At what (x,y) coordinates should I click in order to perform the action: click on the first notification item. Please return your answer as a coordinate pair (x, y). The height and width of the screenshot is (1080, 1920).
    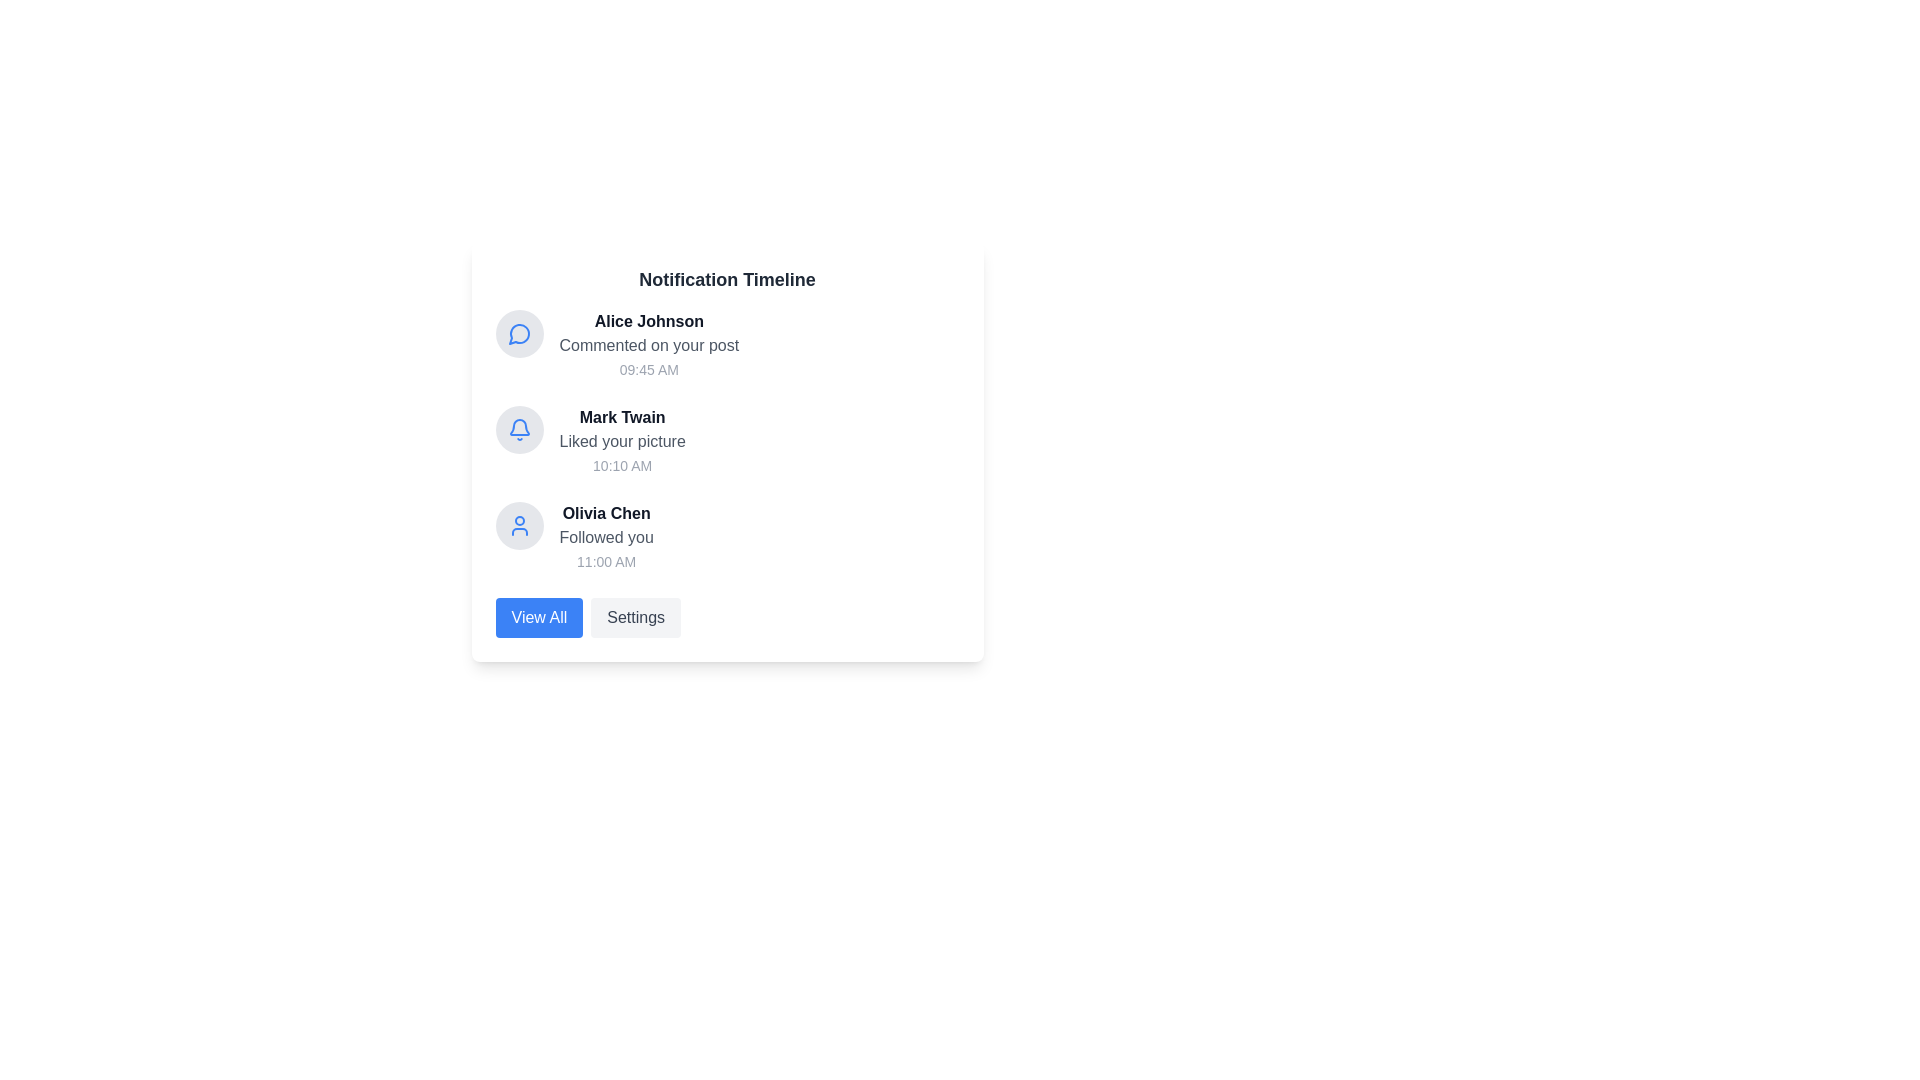
    Looking at the image, I should click on (649, 345).